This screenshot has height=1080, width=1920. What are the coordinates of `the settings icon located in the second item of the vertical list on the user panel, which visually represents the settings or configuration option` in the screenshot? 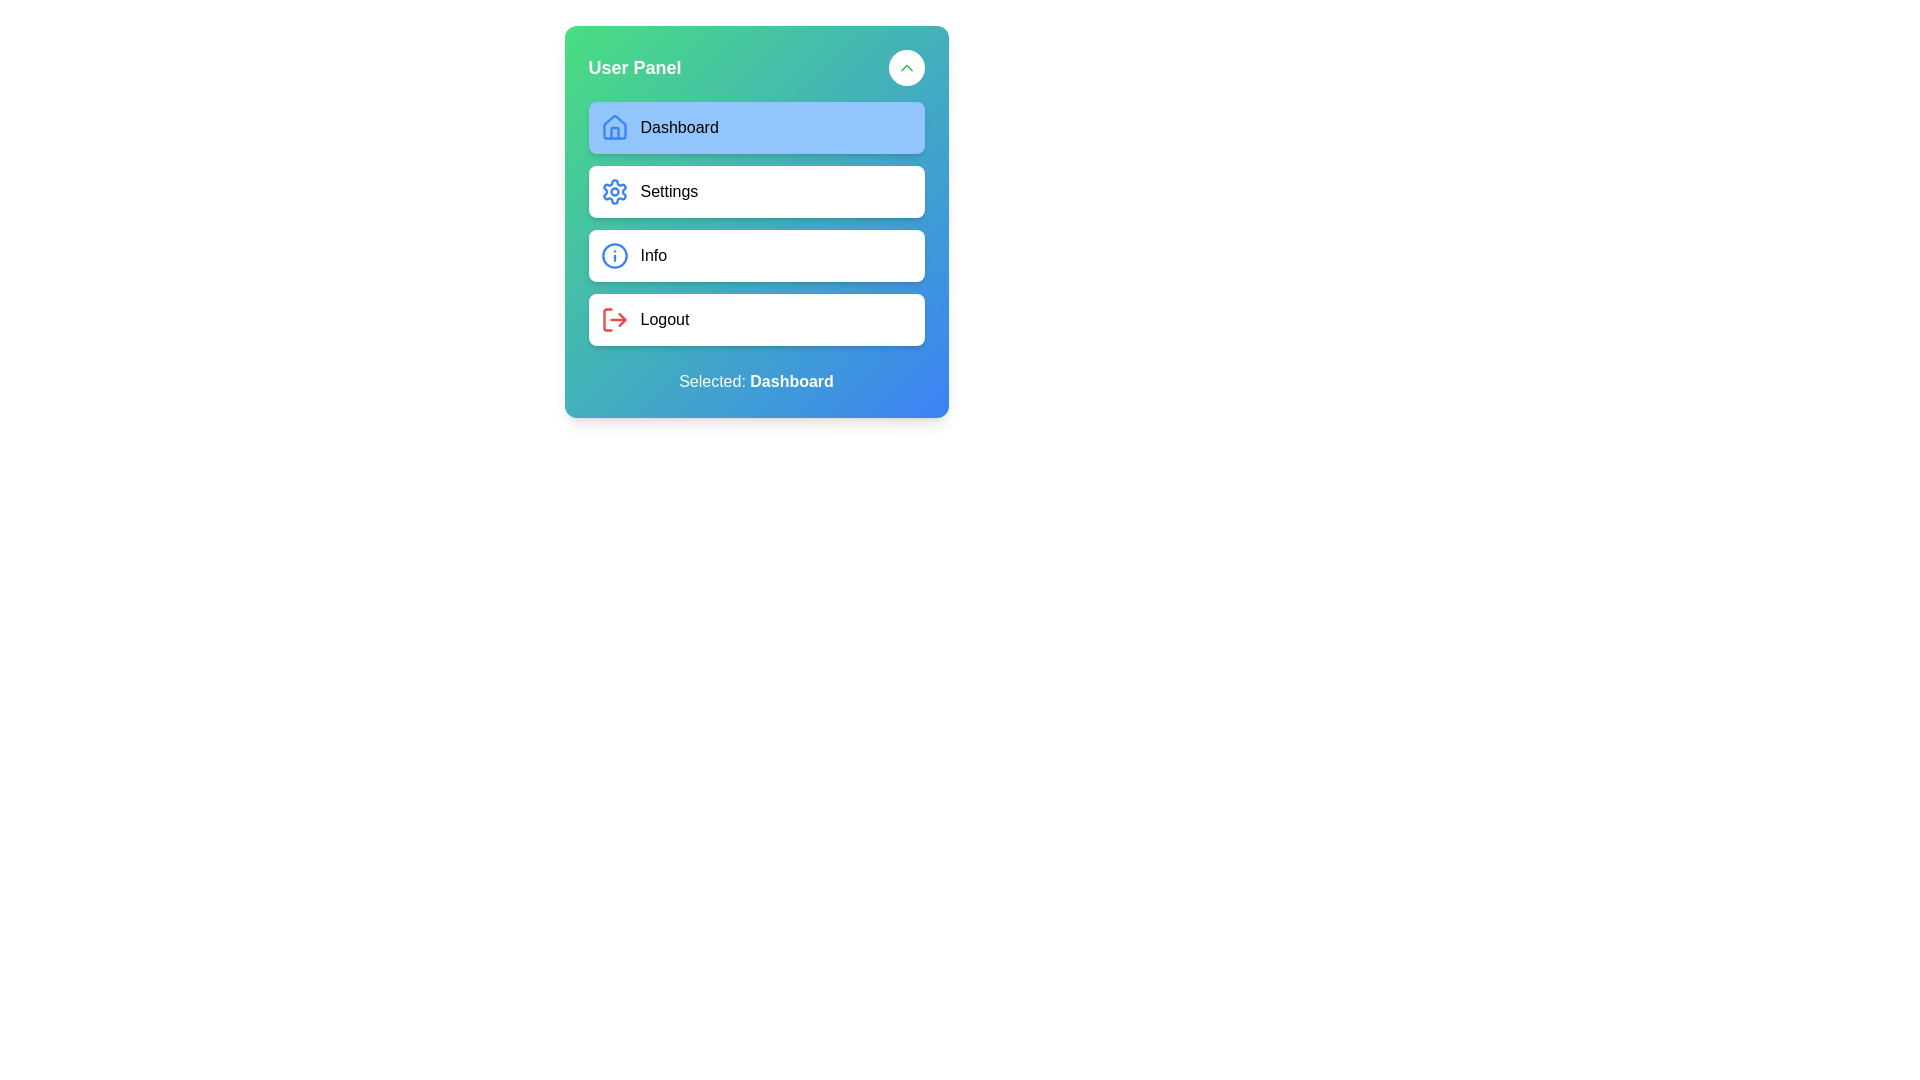 It's located at (613, 192).